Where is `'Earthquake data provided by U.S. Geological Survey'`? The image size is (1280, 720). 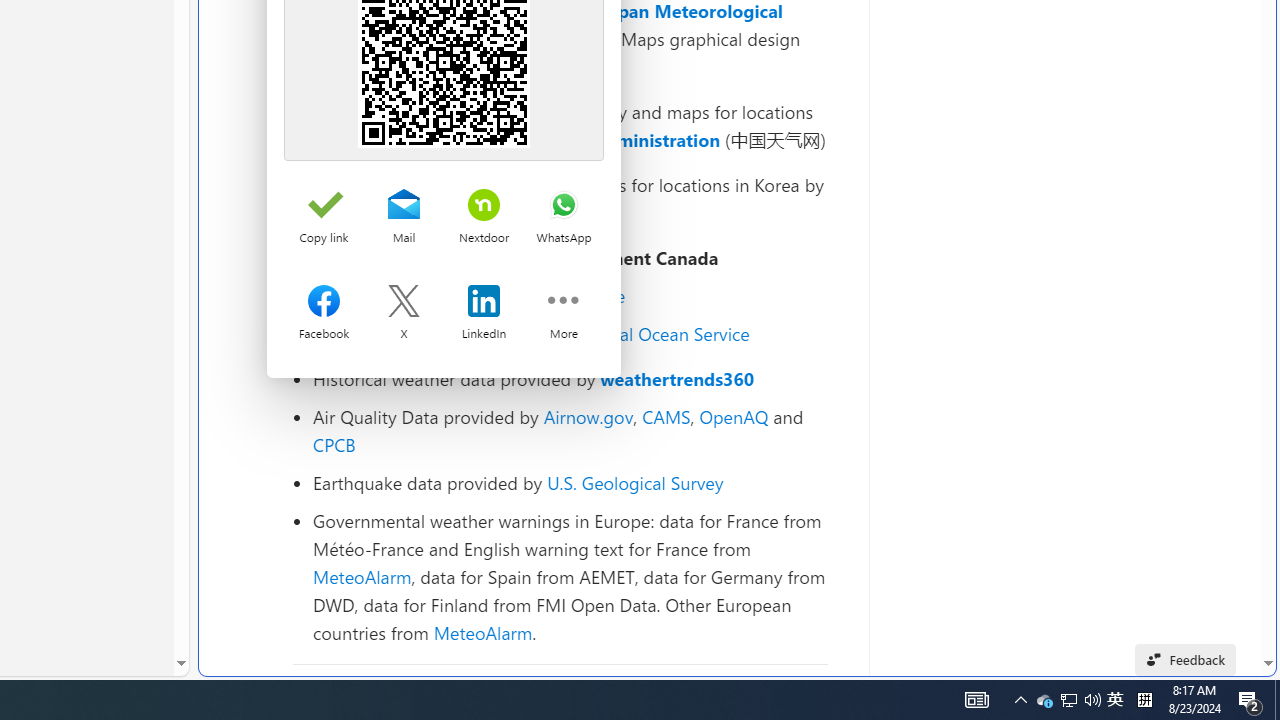
'Earthquake data provided by U.S. Geological Survey' is located at coordinates (569, 482).